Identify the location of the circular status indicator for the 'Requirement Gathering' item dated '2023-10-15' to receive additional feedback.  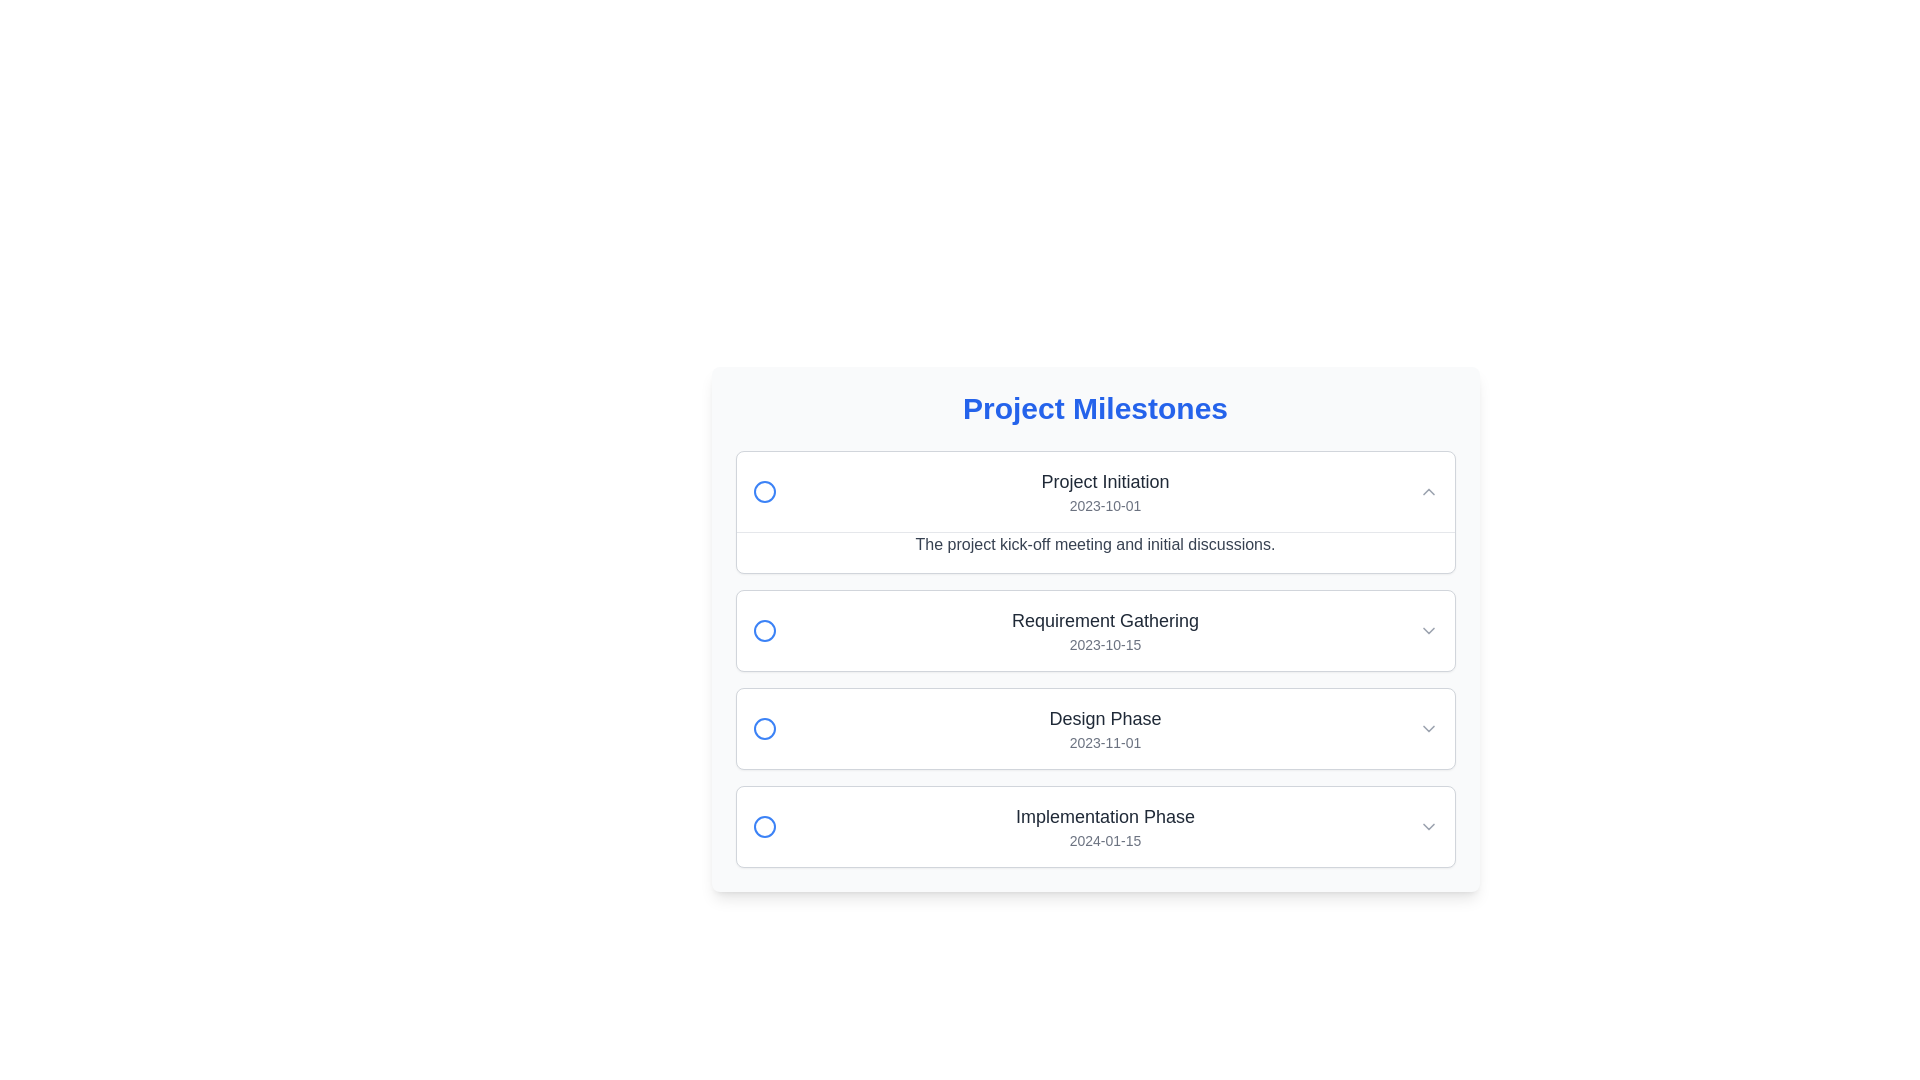
(763, 631).